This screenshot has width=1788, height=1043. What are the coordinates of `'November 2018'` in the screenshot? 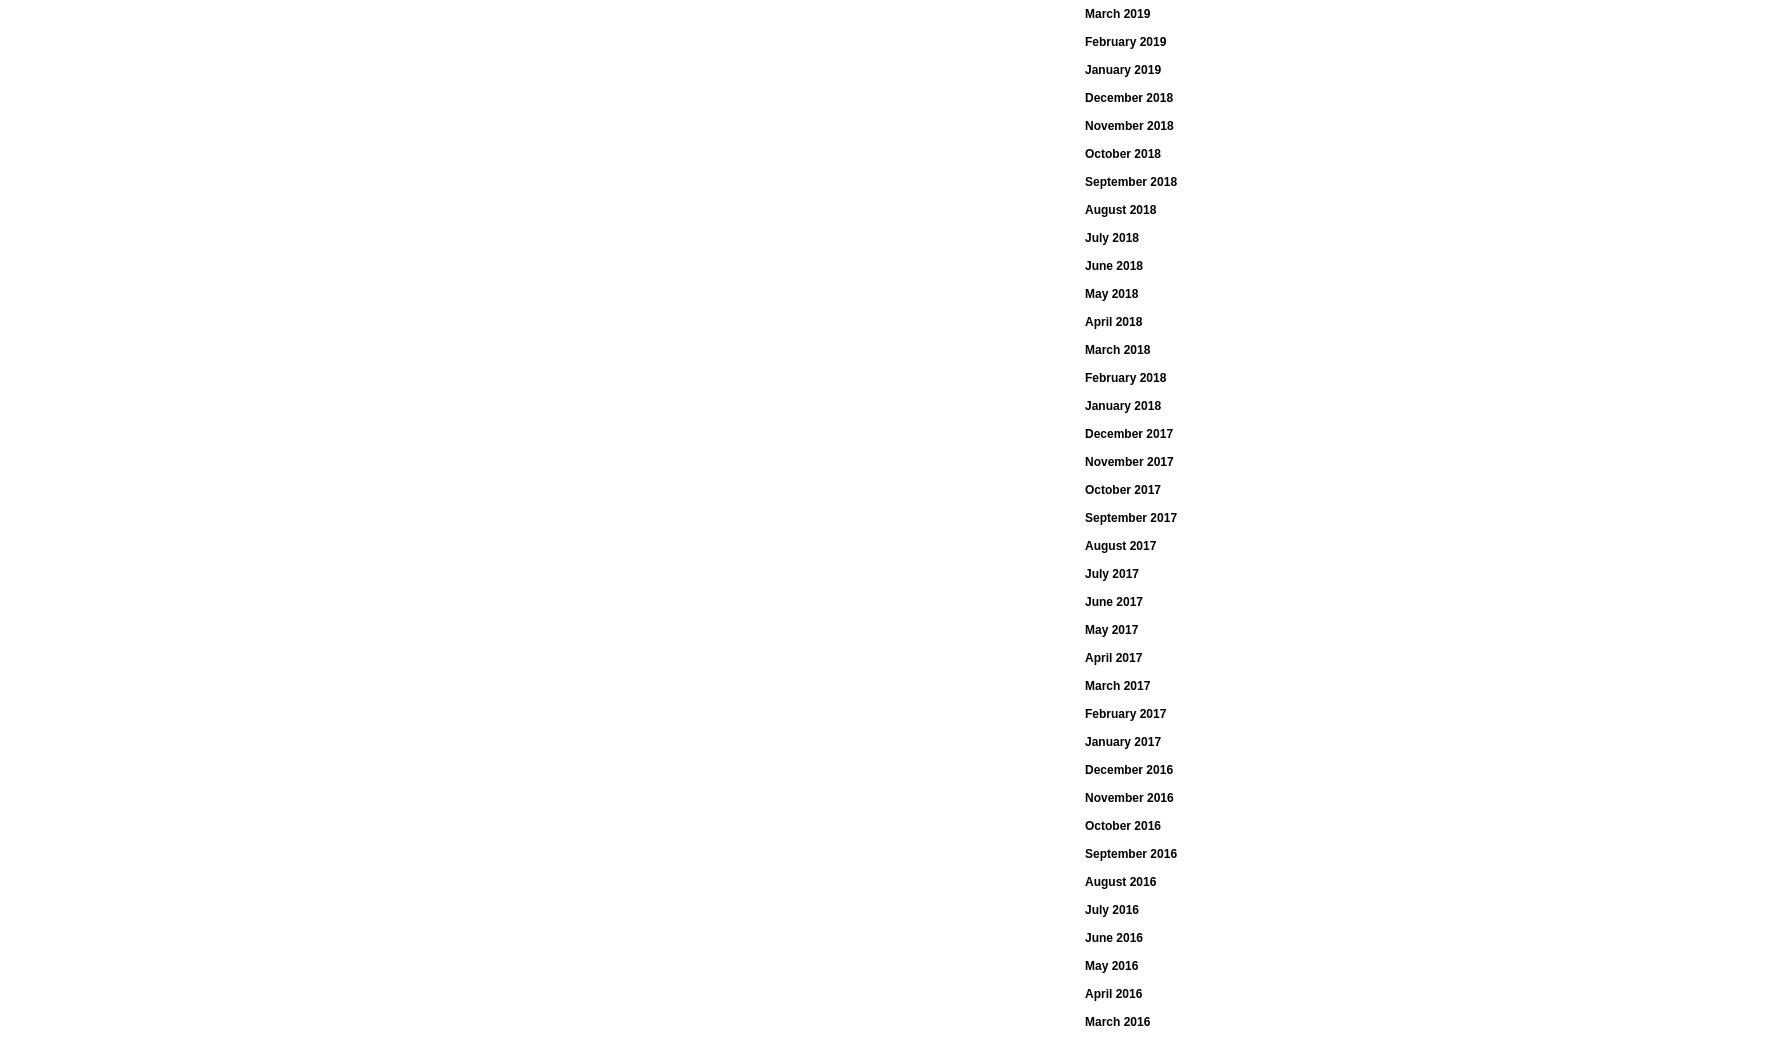 It's located at (1127, 125).